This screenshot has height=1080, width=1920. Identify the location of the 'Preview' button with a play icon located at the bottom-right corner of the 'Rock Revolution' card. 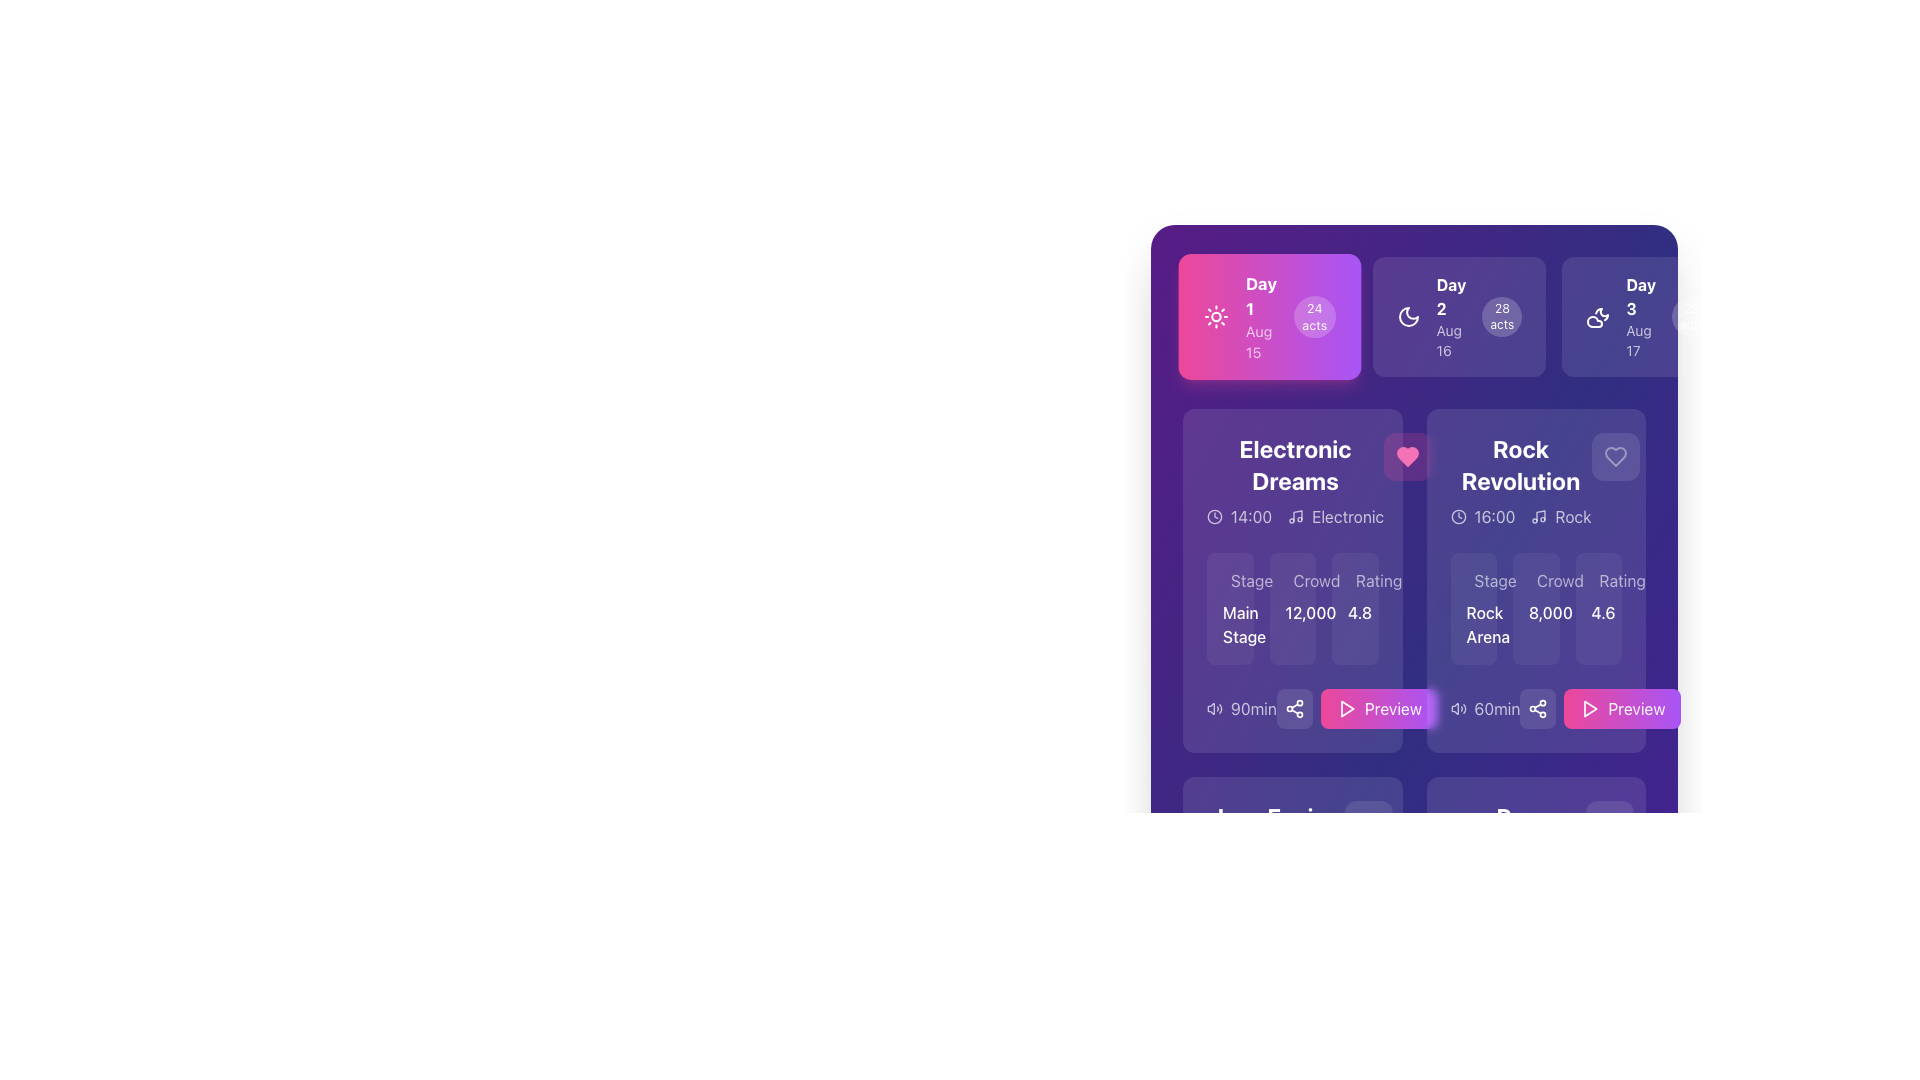
(1636, 708).